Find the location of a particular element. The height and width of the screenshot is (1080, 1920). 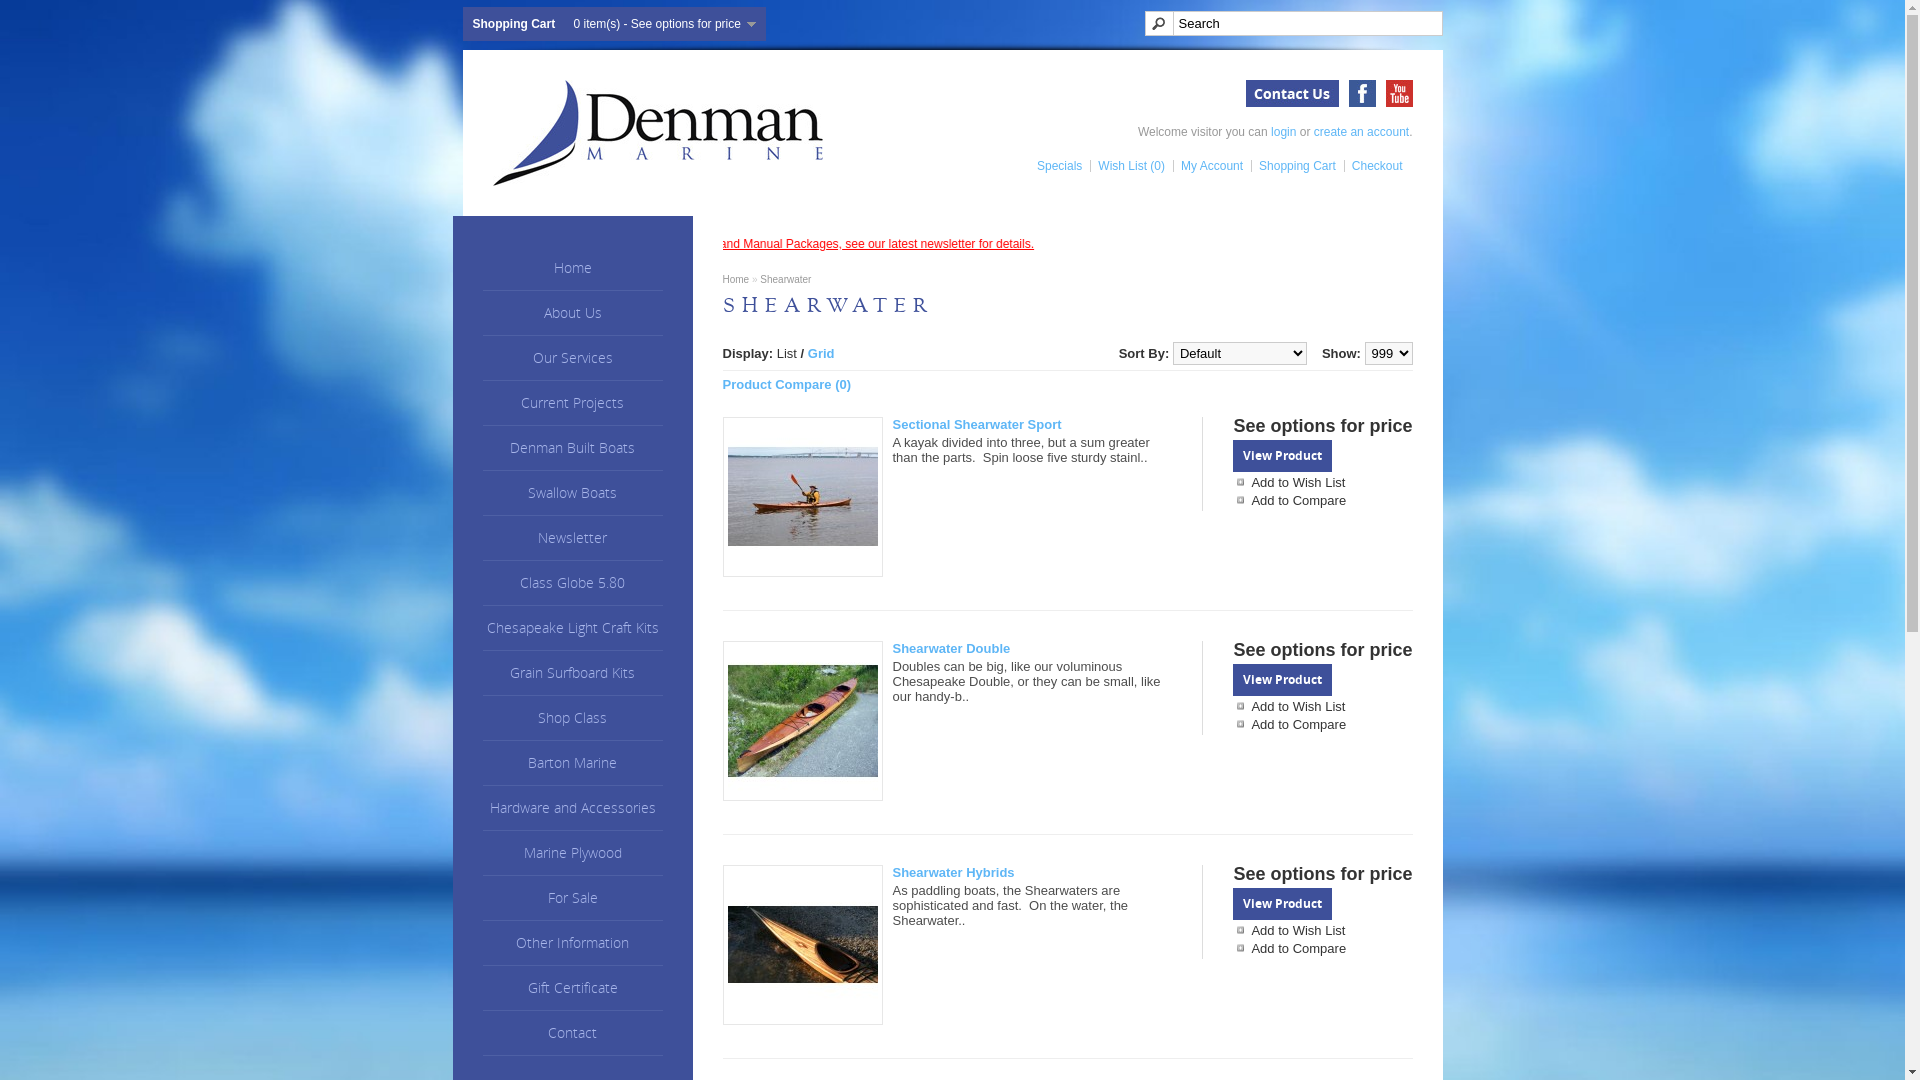

'Product Compare (0)' is located at coordinates (785, 384).